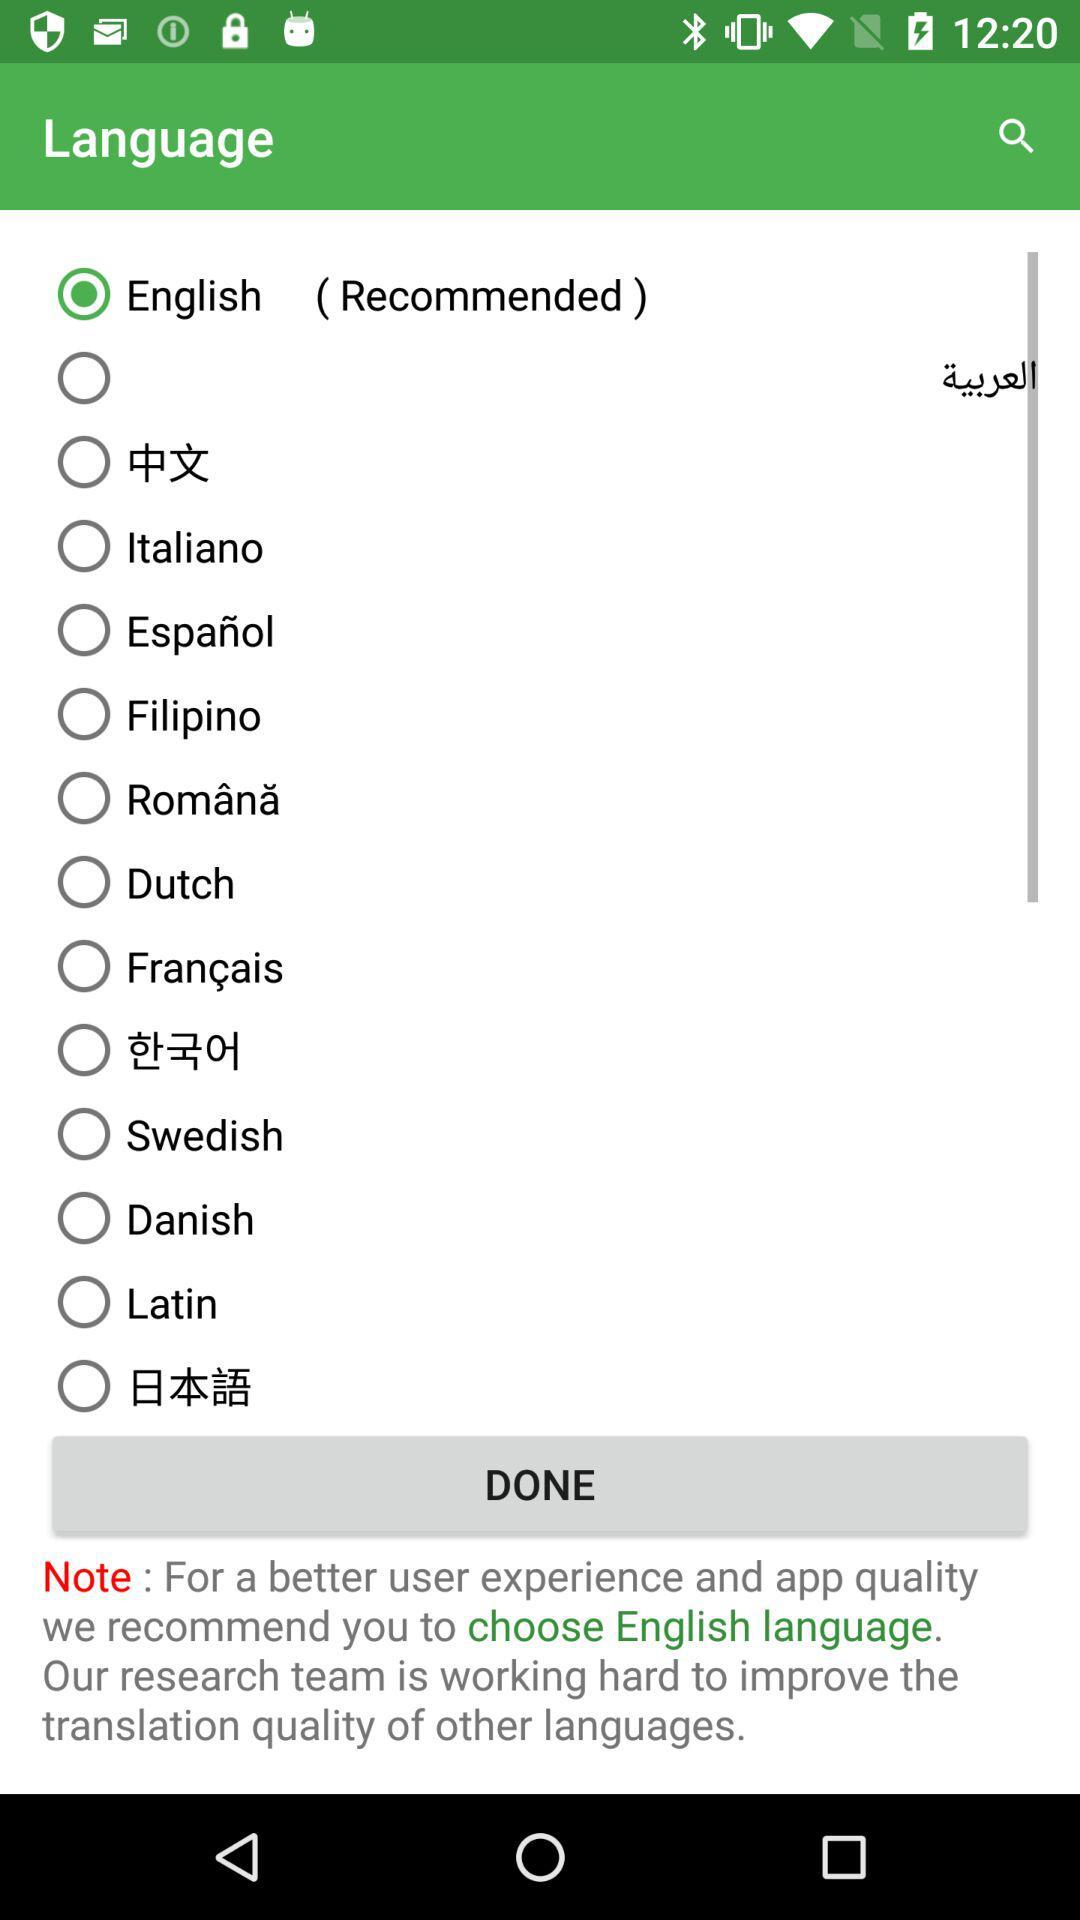 This screenshot has height=1920, width=1080. Describe the element at coordinates (540, 1483) in the screenshot. I see `the item above the note for a icon` at that location.